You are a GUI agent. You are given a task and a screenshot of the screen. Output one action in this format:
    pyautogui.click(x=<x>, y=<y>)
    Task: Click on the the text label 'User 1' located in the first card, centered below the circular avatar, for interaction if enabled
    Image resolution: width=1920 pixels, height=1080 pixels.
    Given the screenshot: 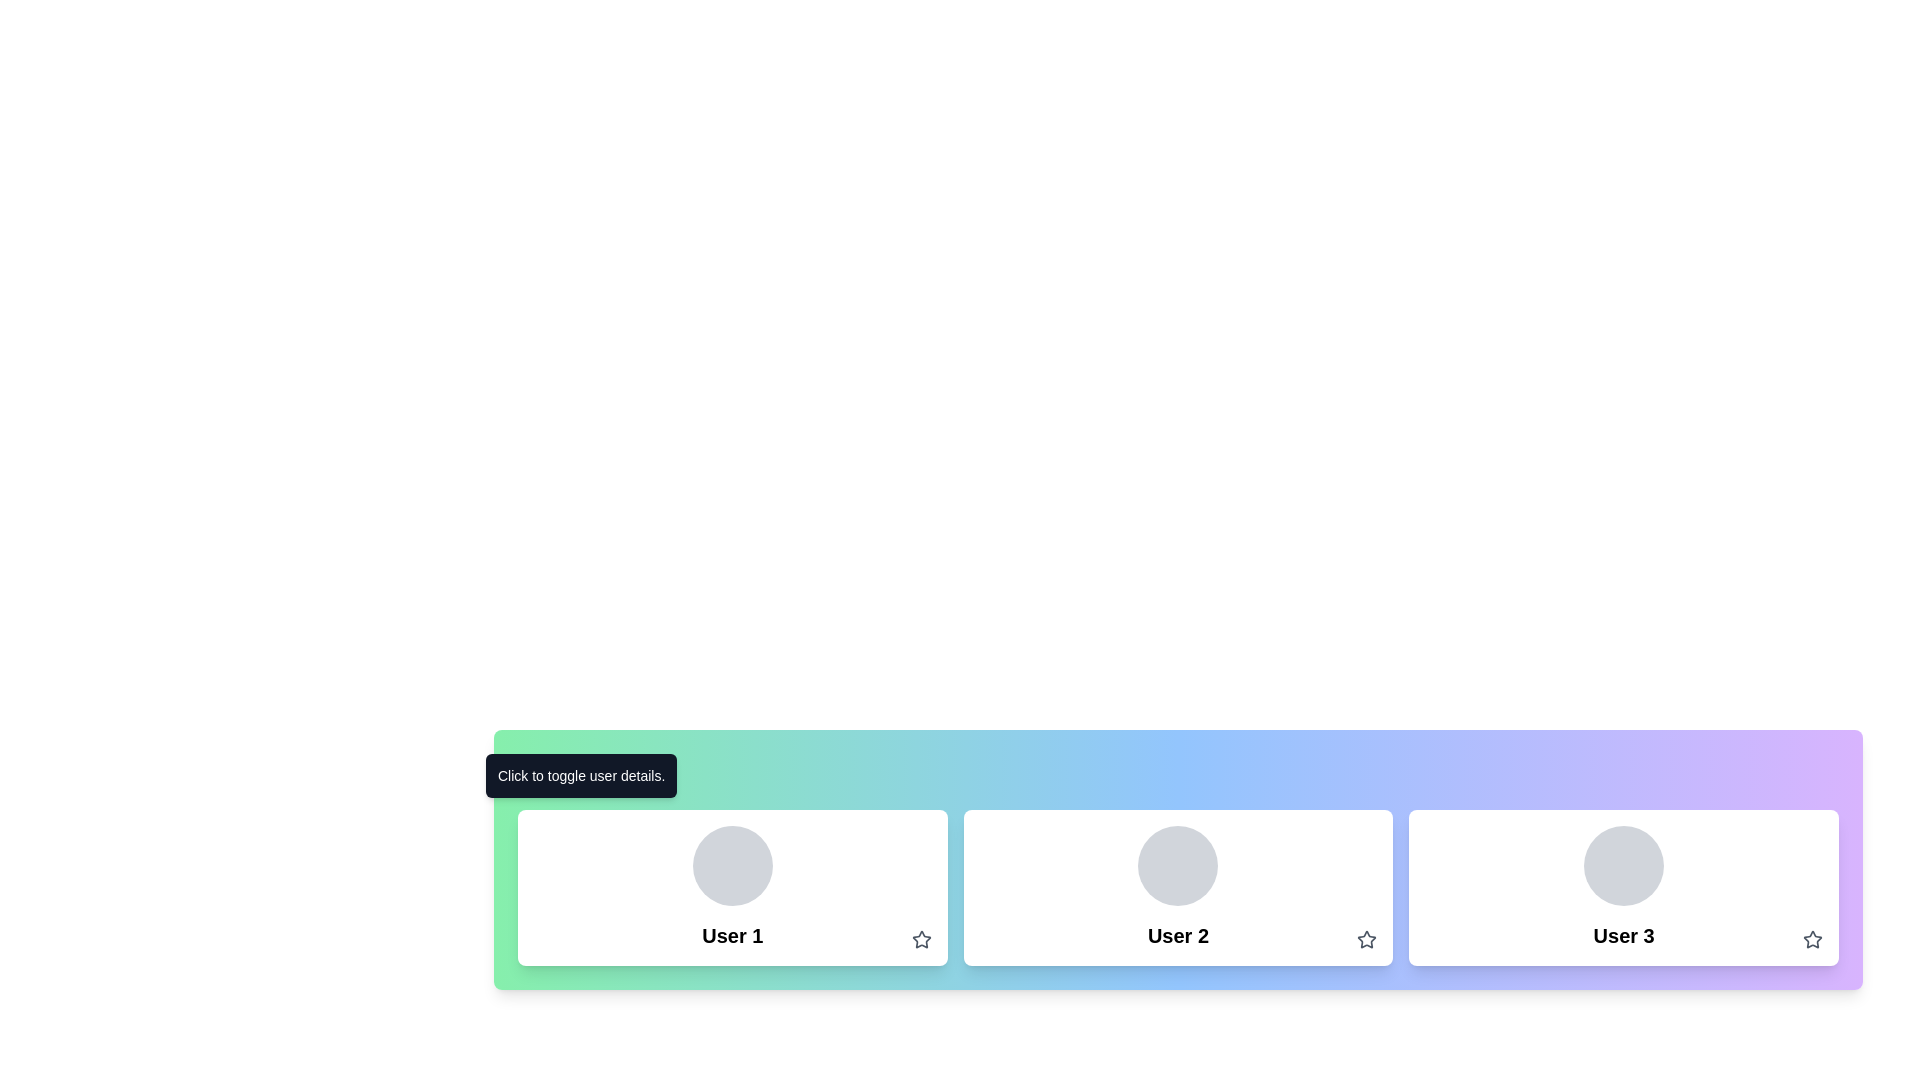 What is the action you would take?
    pyautogui.click(x=731, y=936)
    